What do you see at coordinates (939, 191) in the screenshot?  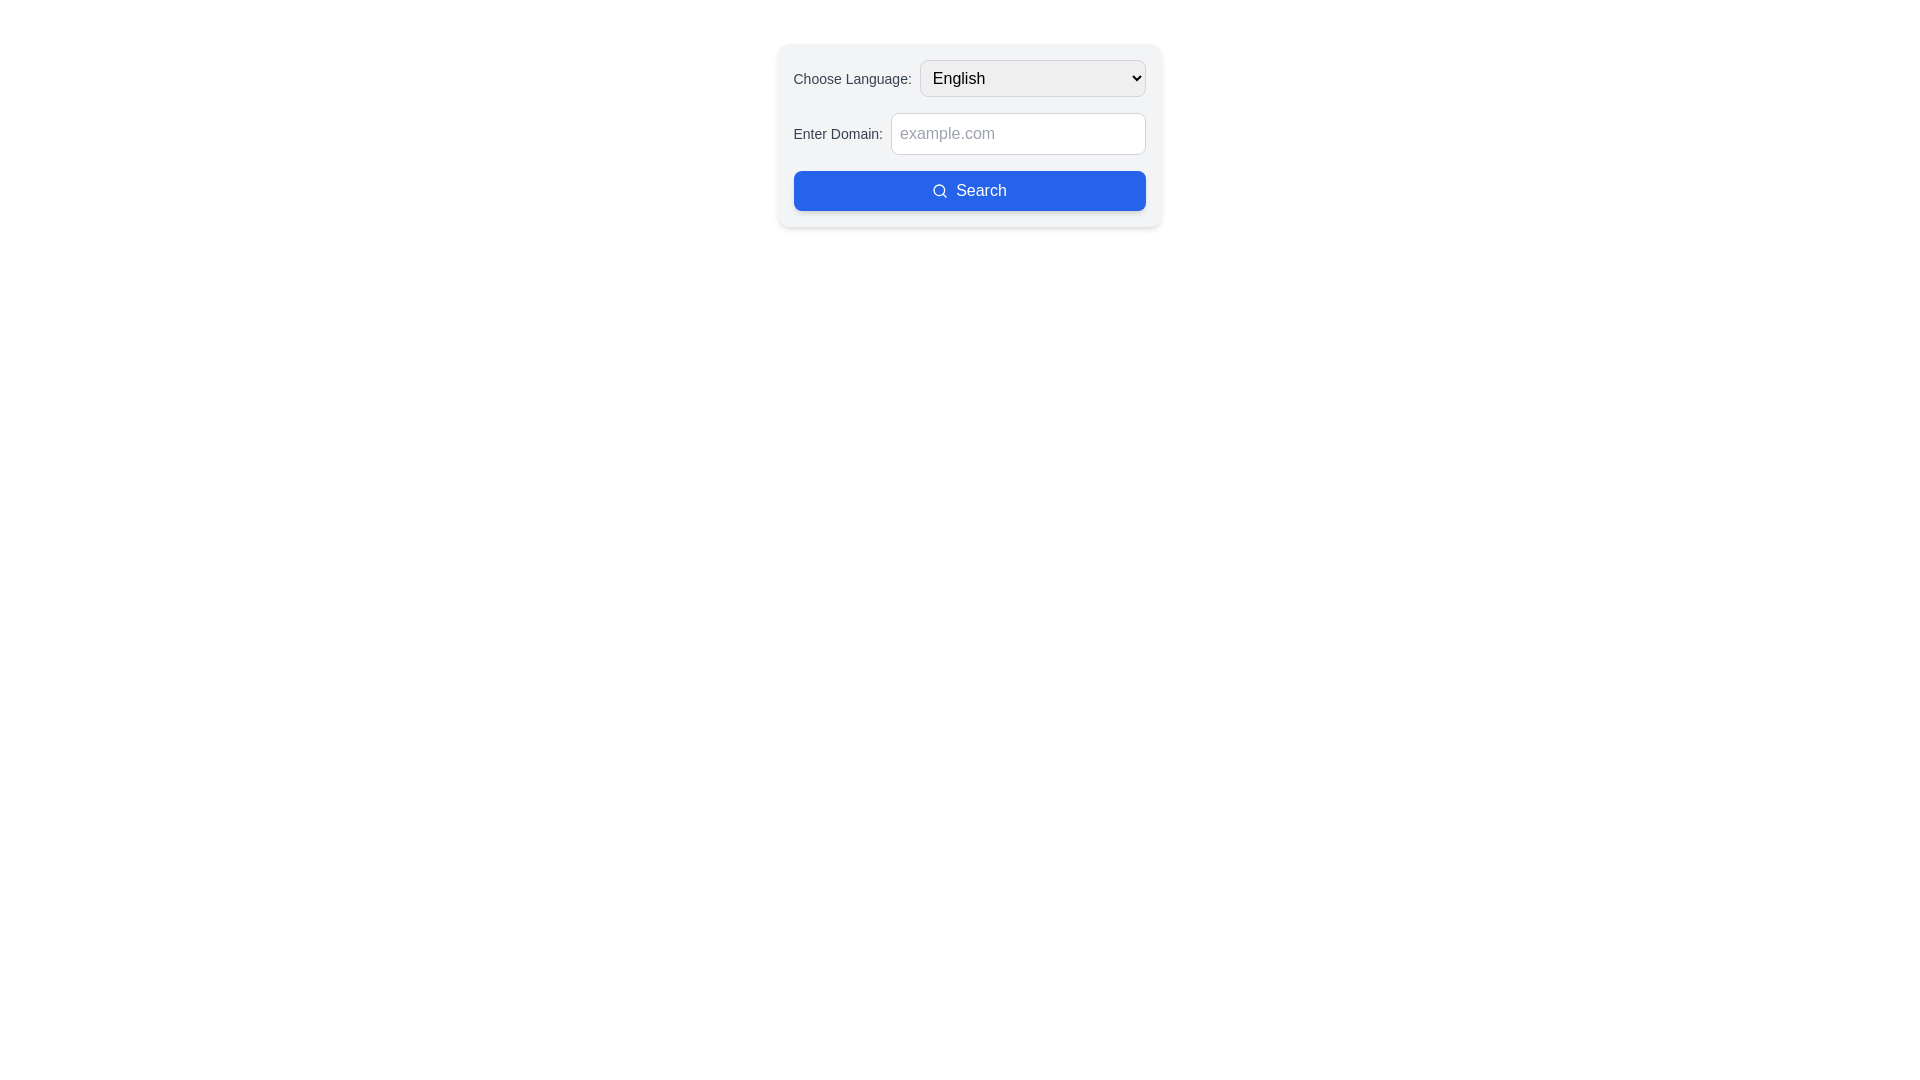 I see `the blue 'Search' button which contains a small magnifying glass icon to the left of the 'Search' label` at bounding box center [939, 191].